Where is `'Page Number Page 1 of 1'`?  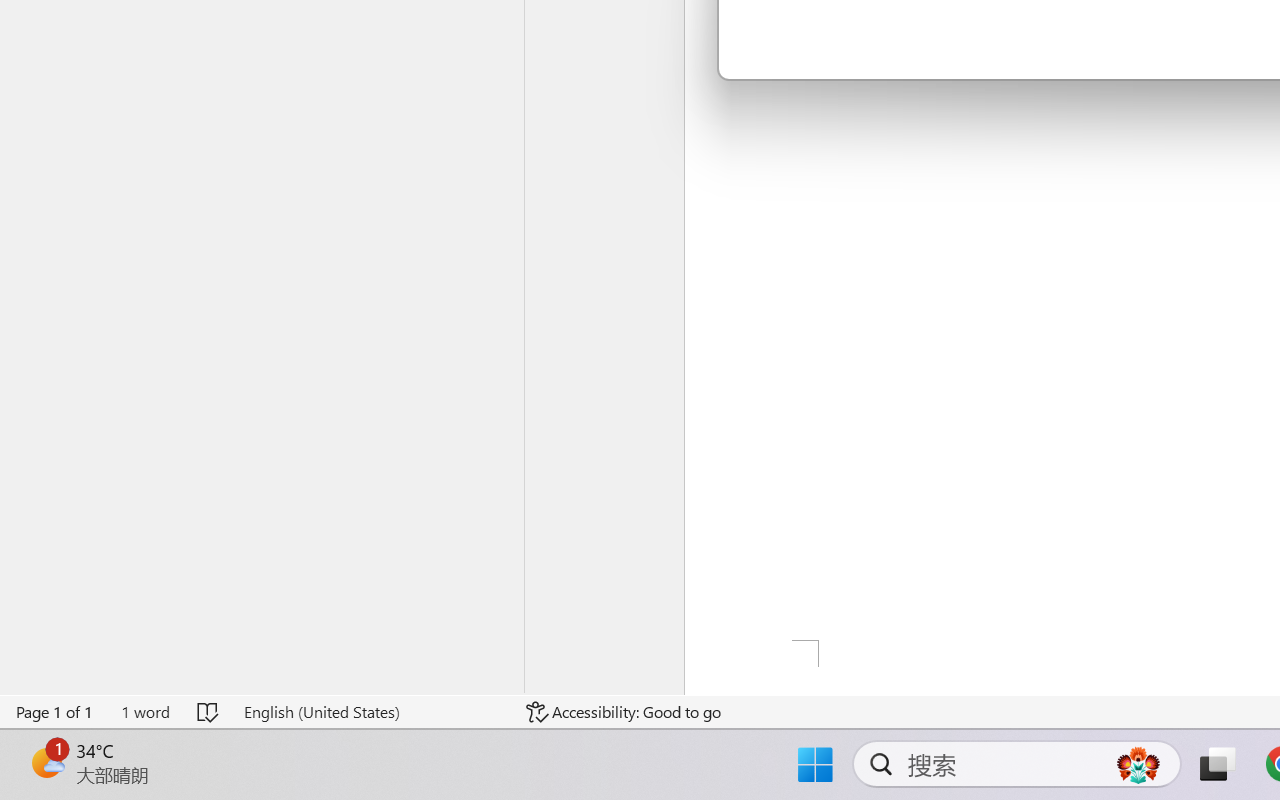
'Page Number Page 1 of 1' is located at coordinates (55, 711).